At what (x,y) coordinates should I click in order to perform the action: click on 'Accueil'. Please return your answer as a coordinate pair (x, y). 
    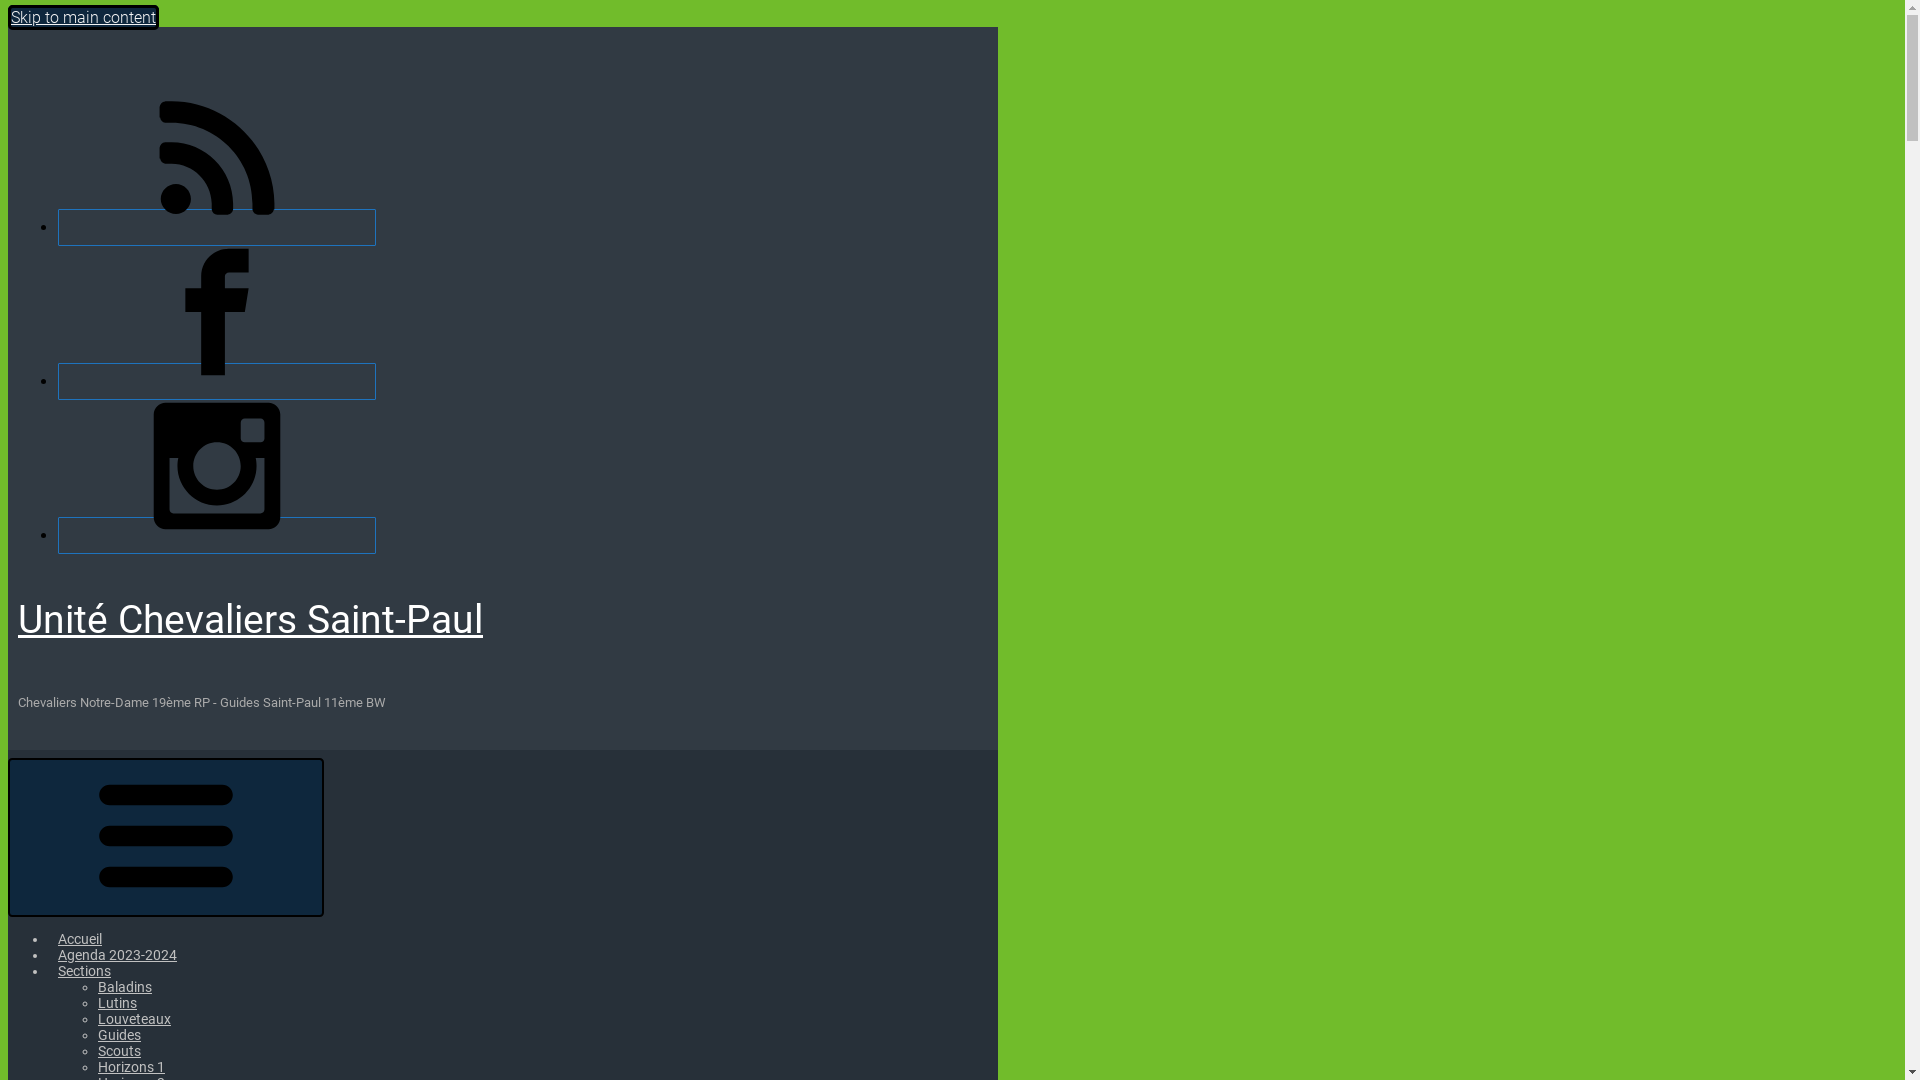
    Looking at the image, I should click on (80, 938).